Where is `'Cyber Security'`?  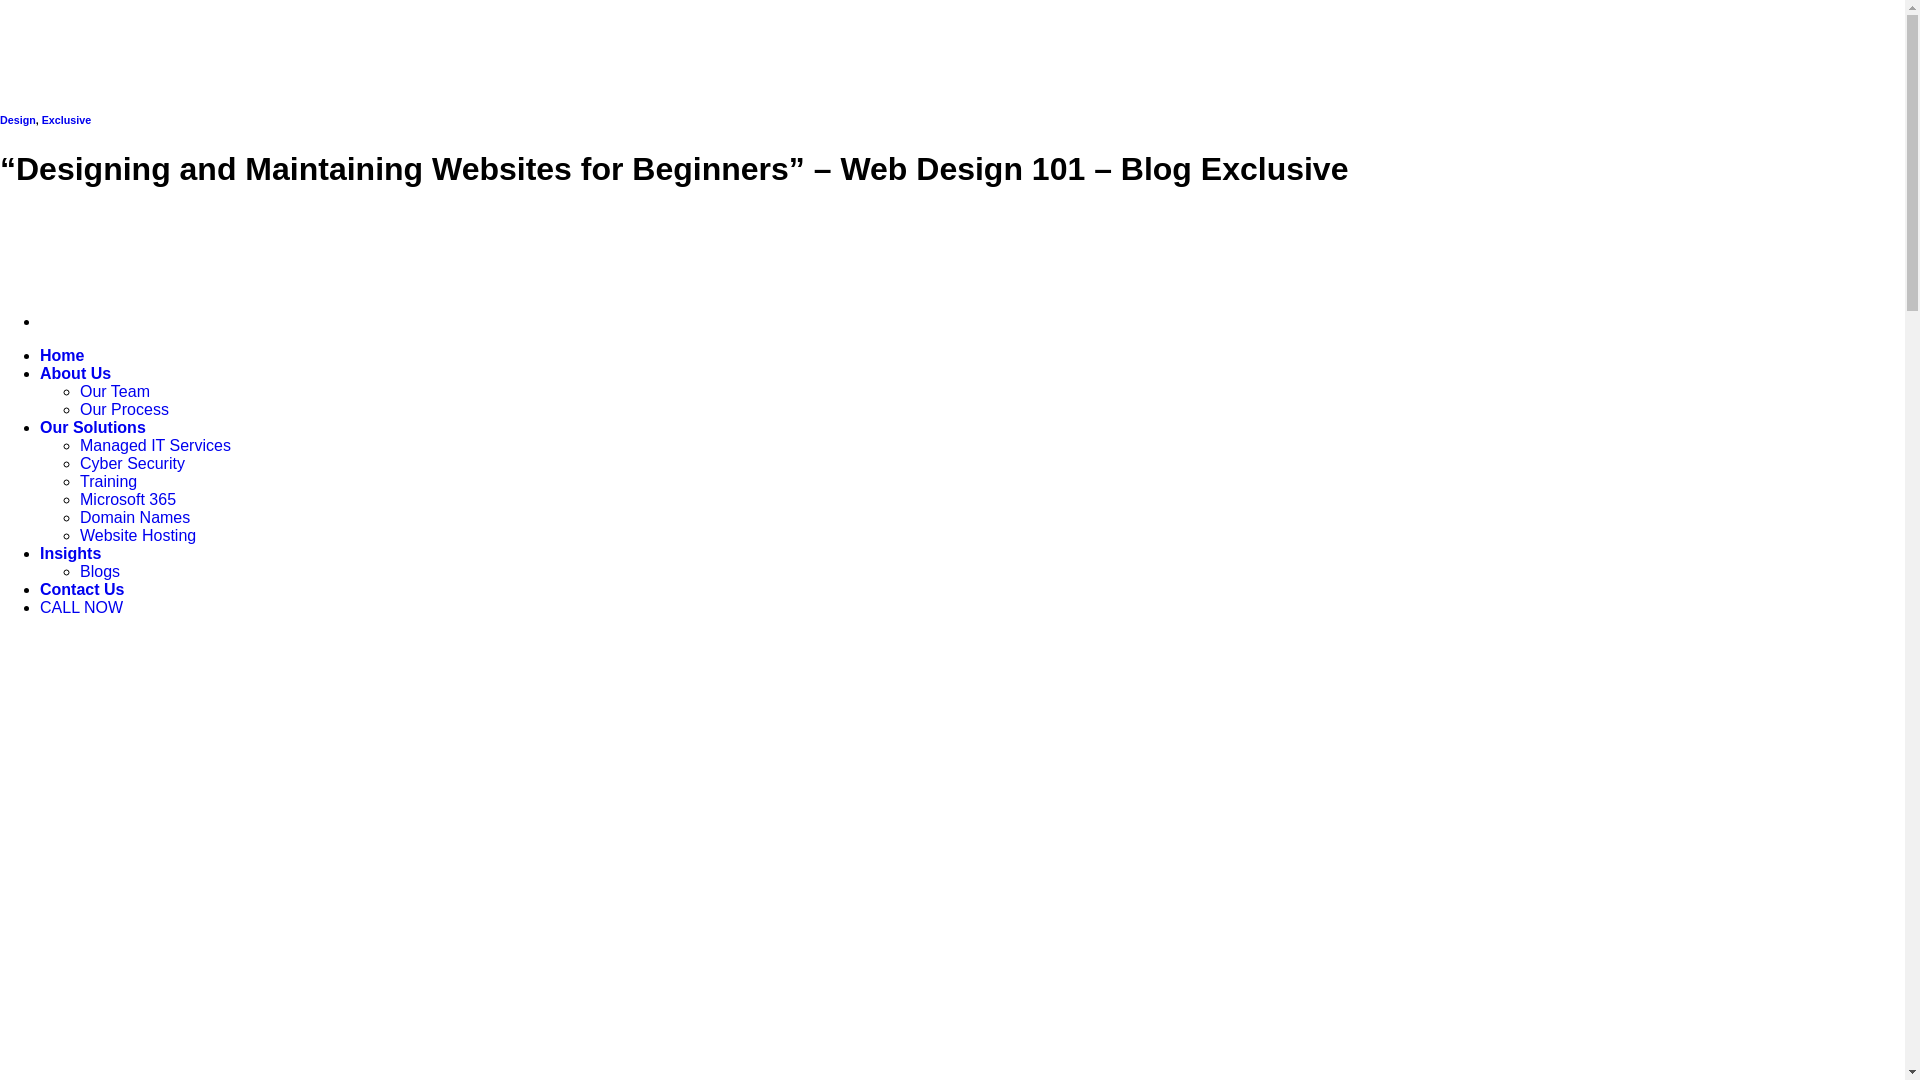 'Cyber Security' is located at coordinates (80, 463).